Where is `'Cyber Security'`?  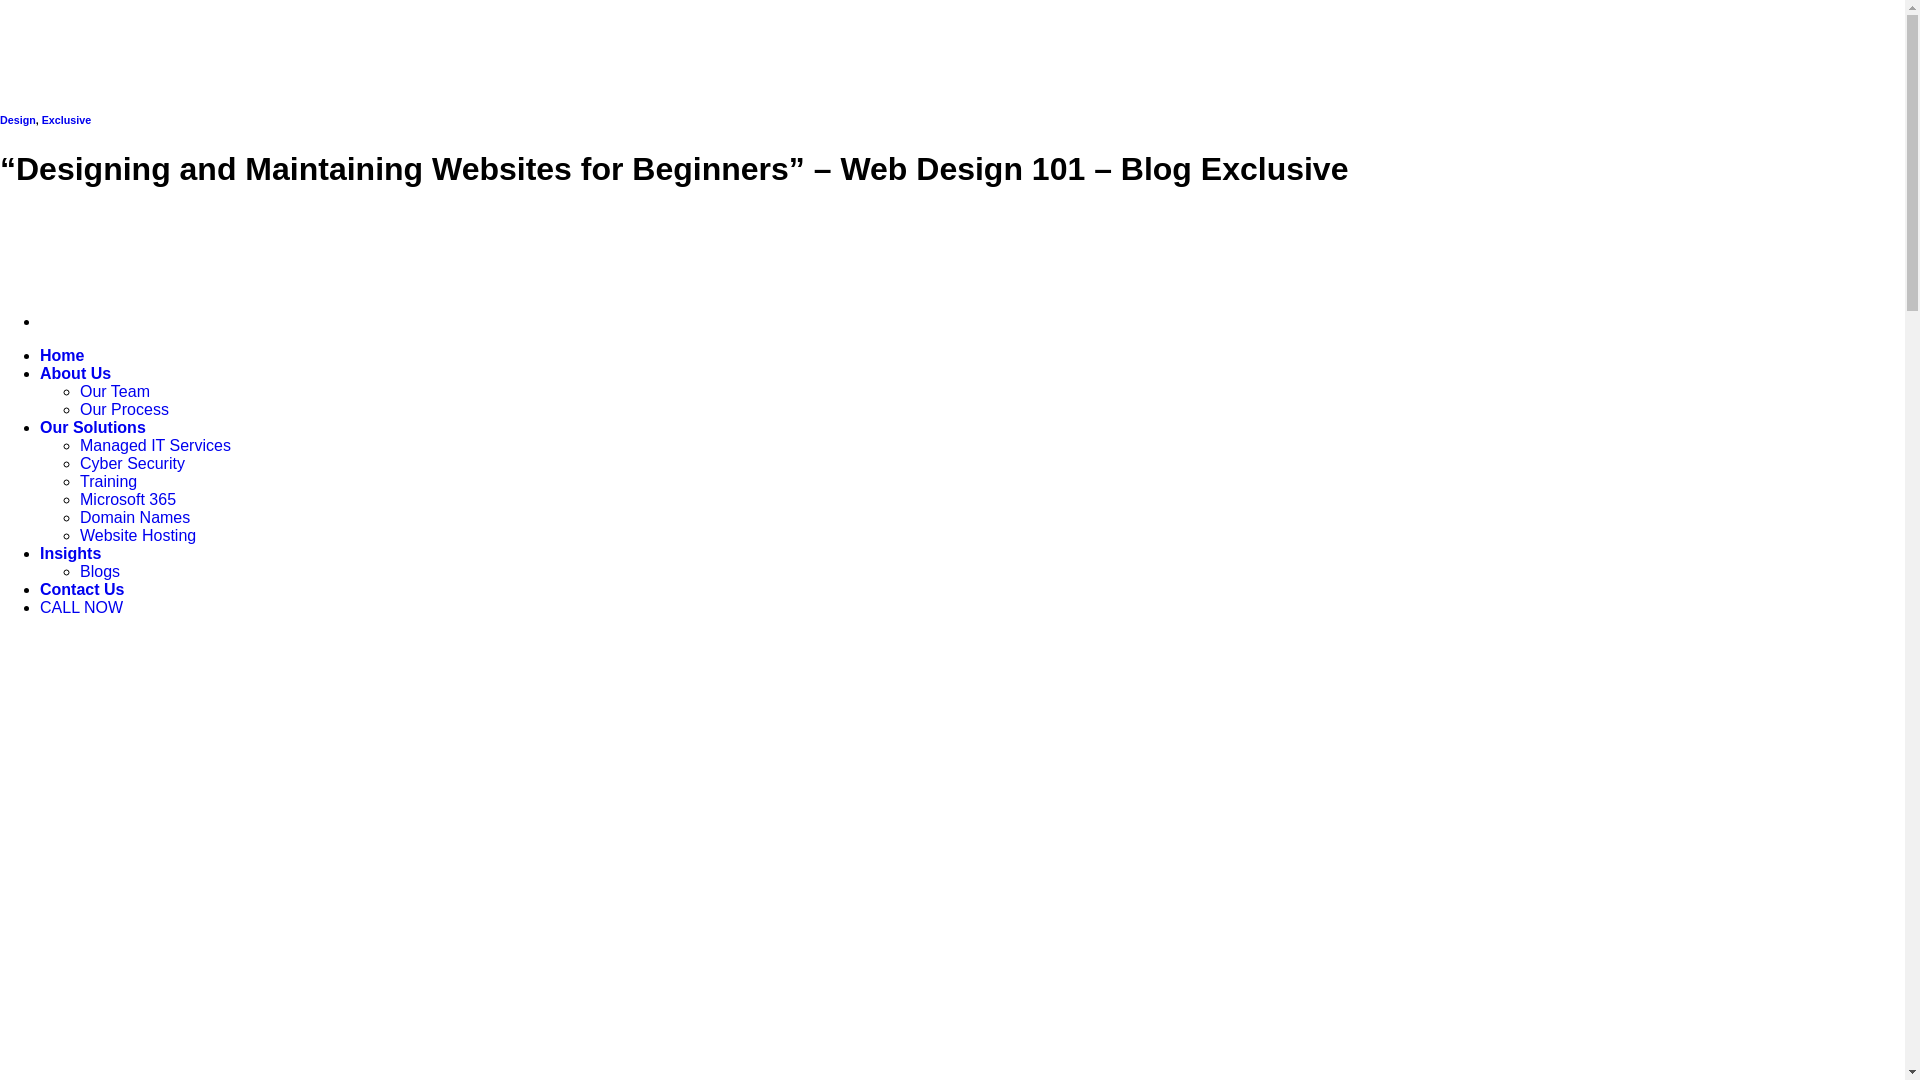 'Cyber Security' is located at coordinates (80, 463).